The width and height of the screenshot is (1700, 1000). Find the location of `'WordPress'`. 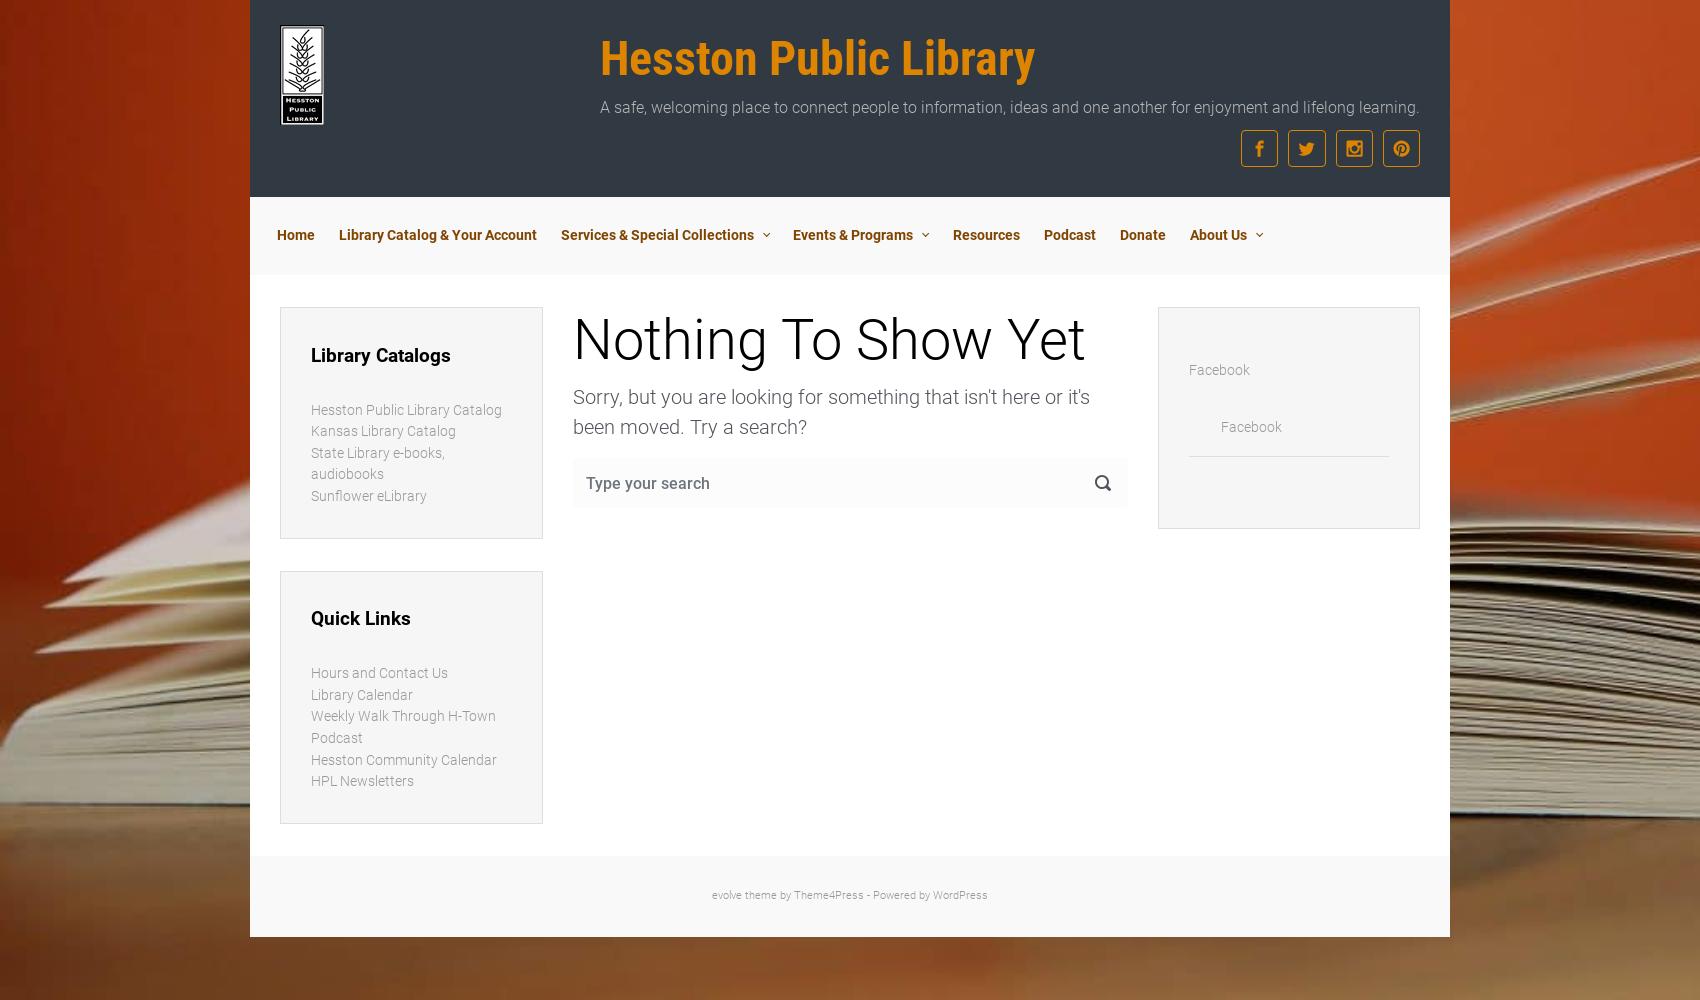

'WordPress' is located at coordinates (932, 894).